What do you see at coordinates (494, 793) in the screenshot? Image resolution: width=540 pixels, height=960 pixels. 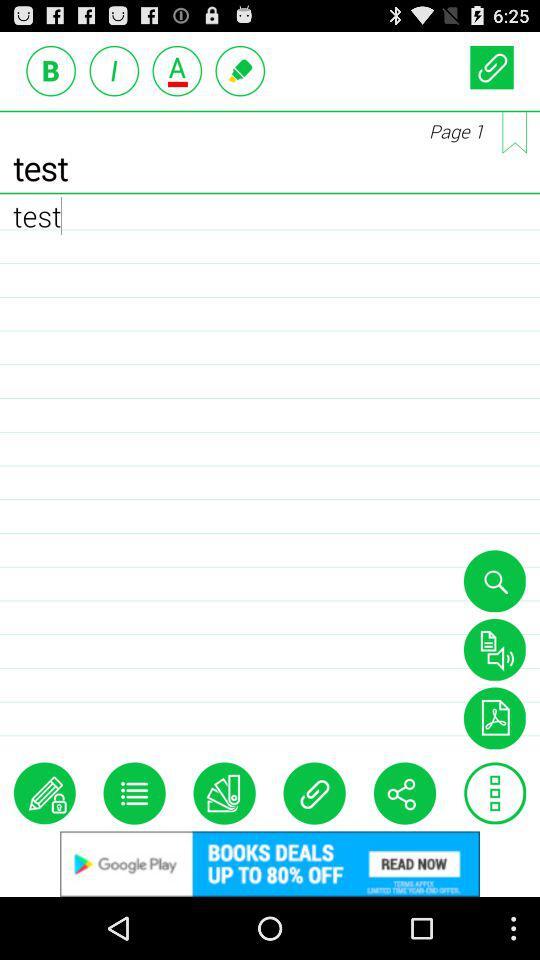 I see `icon` at bounding box center [494, 793].